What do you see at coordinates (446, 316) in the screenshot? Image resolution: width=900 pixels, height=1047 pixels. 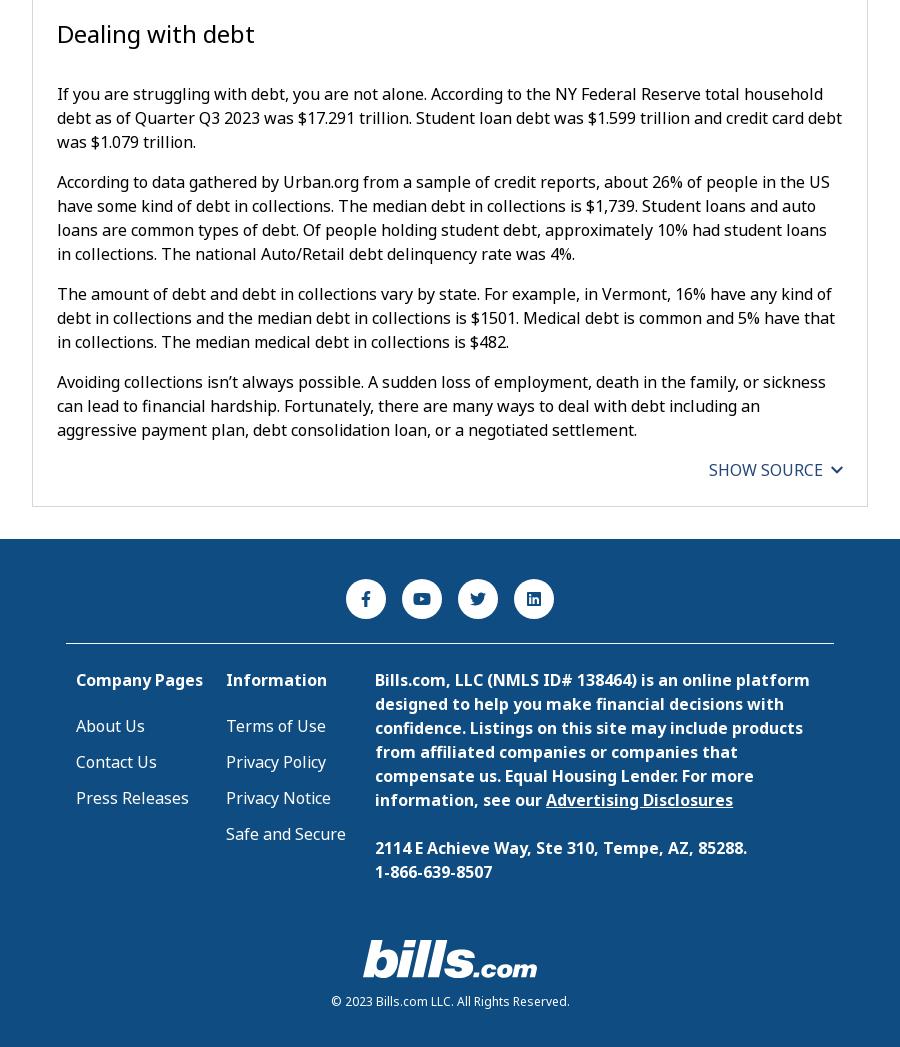 I see `'The amount of debt and debt in collections vary by state. For example, in Vermont, 16% have any kind of debt in collections and the median debt in collections is $1501. Medical debt is common and 5% have that in collections. The median medical debt in collections is $482.'` at bounding box center [446, 316].